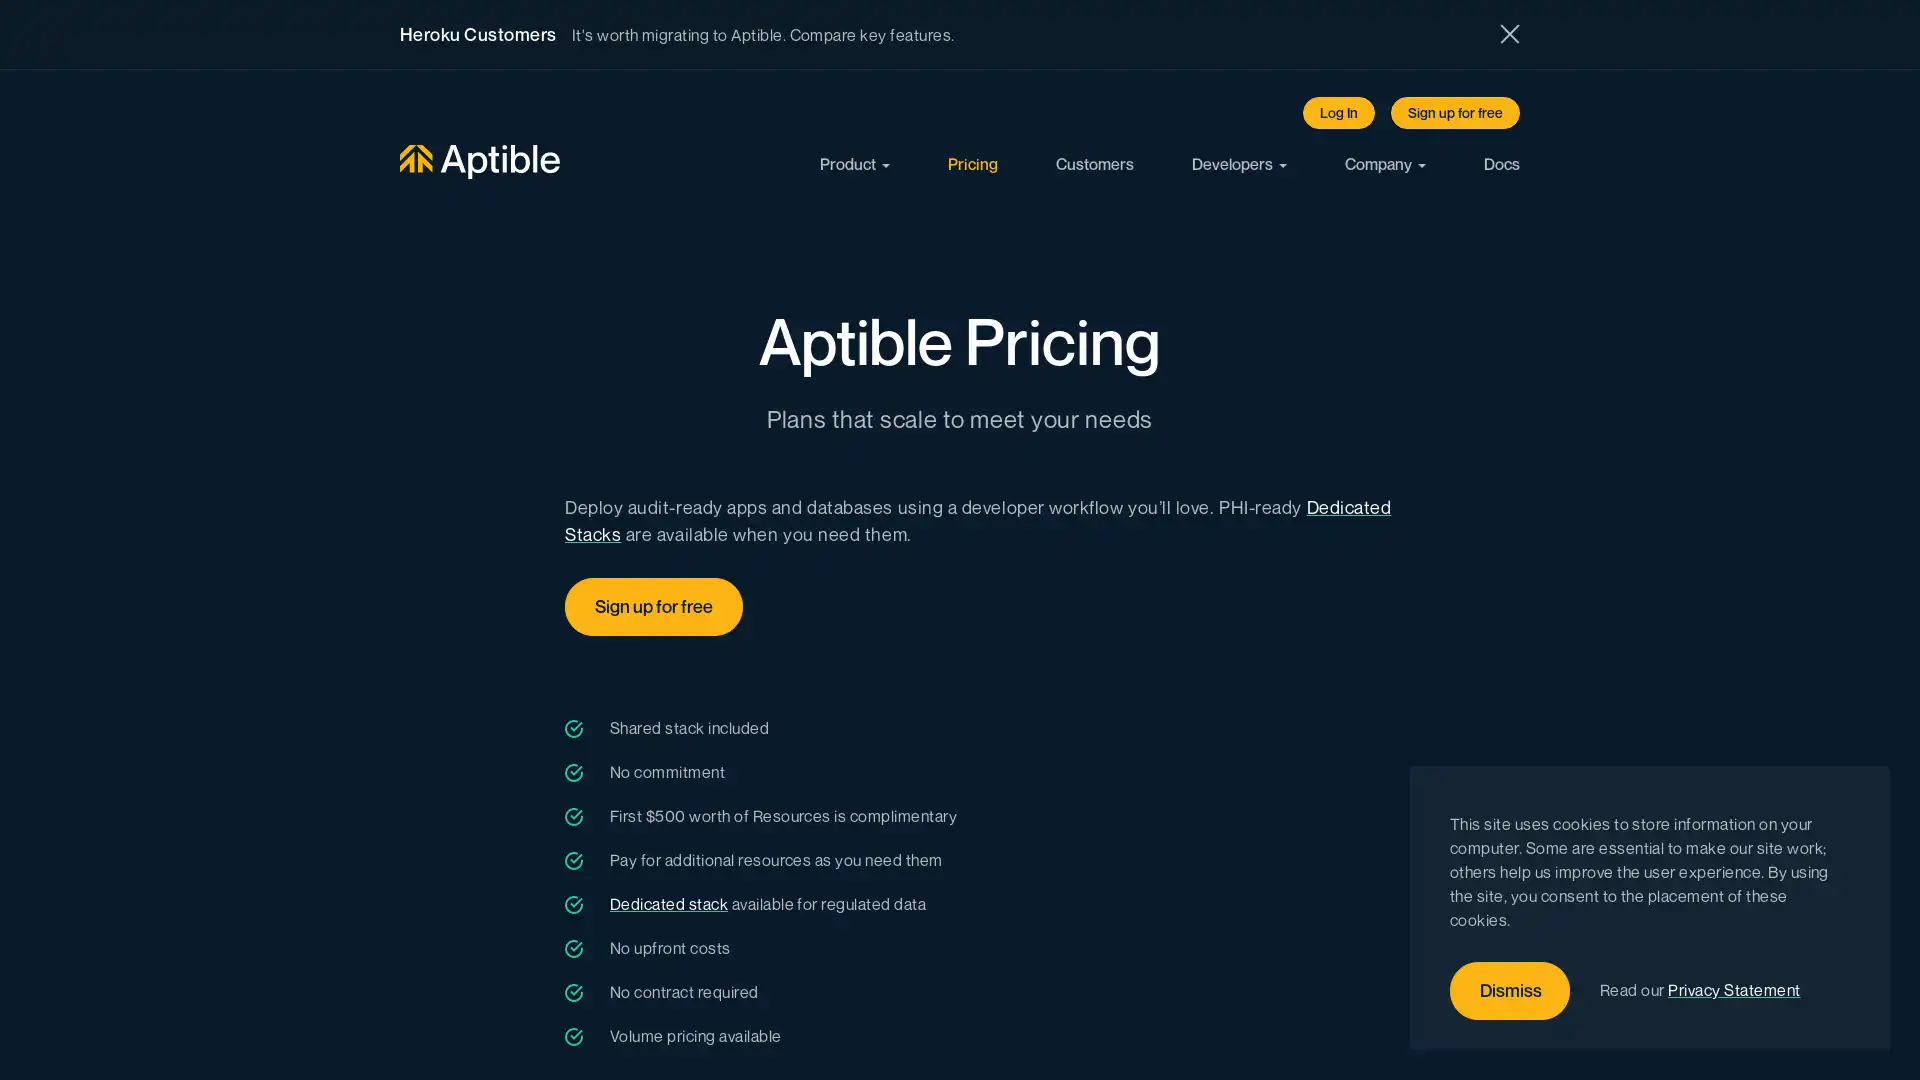 Image resolution: width=1920 pixels, height=1080 pixels. I want to click on Sign up for free, so click(1455, 112).